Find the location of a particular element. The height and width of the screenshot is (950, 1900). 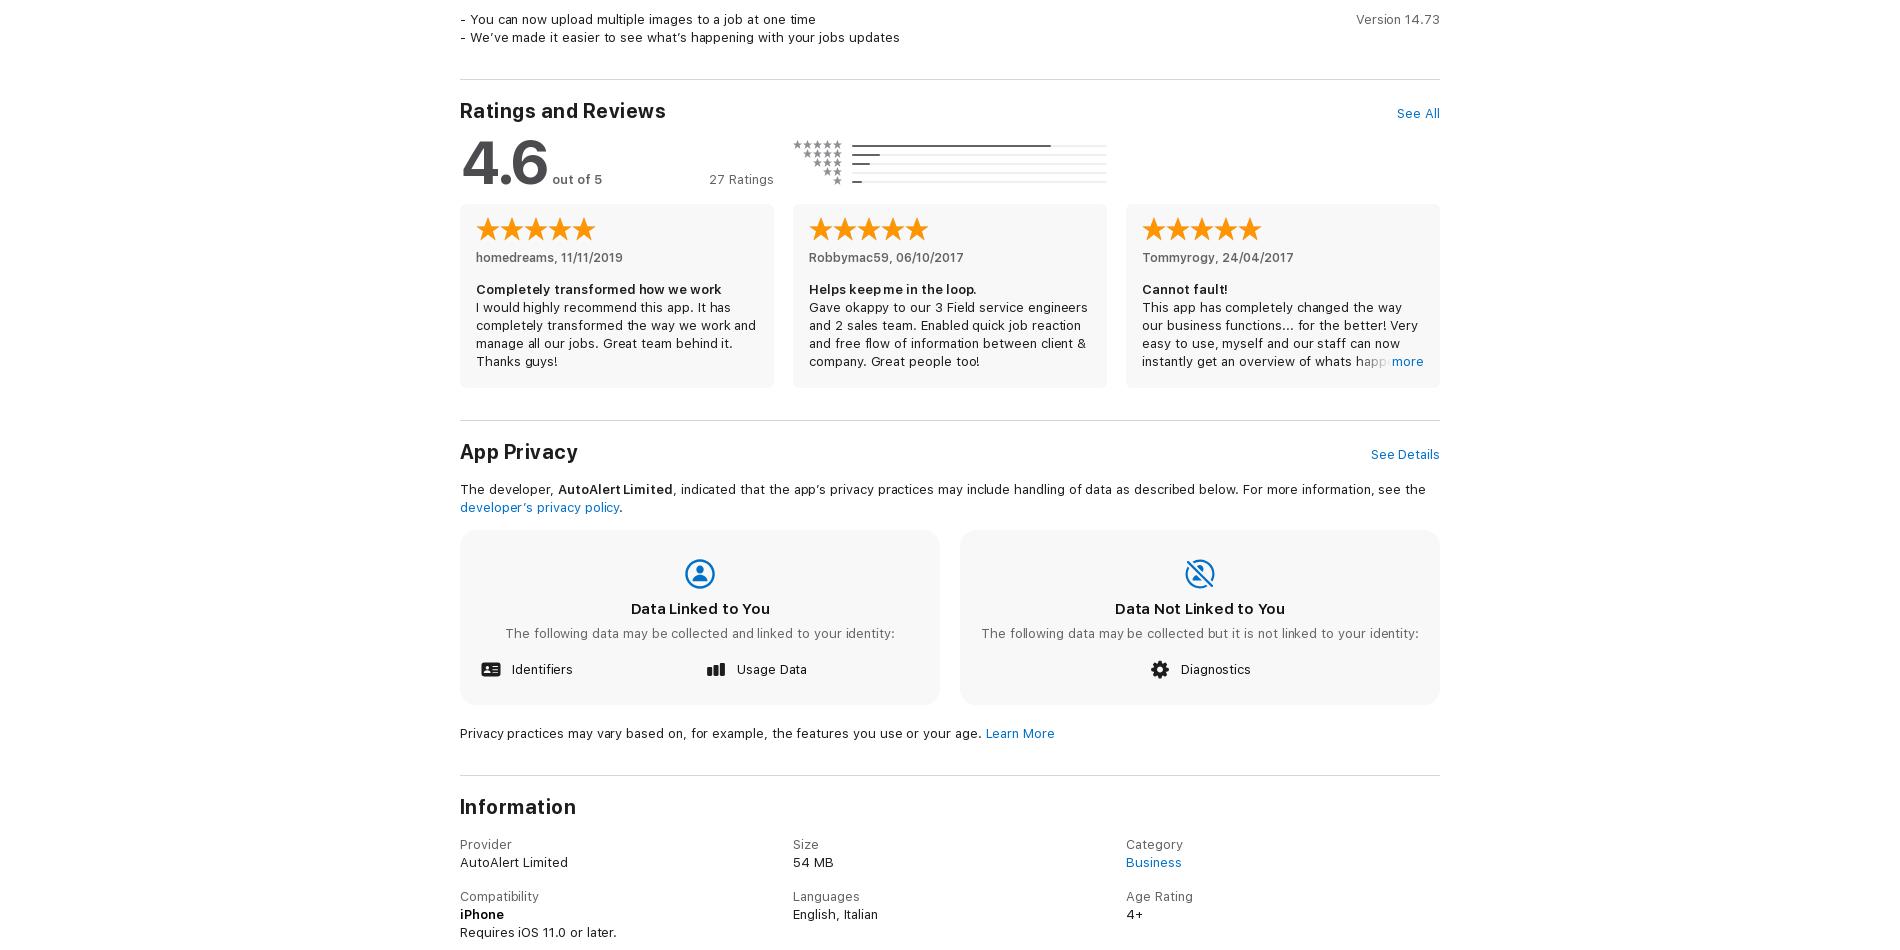

'11/11/2019' is located at coordinates (592, 257).